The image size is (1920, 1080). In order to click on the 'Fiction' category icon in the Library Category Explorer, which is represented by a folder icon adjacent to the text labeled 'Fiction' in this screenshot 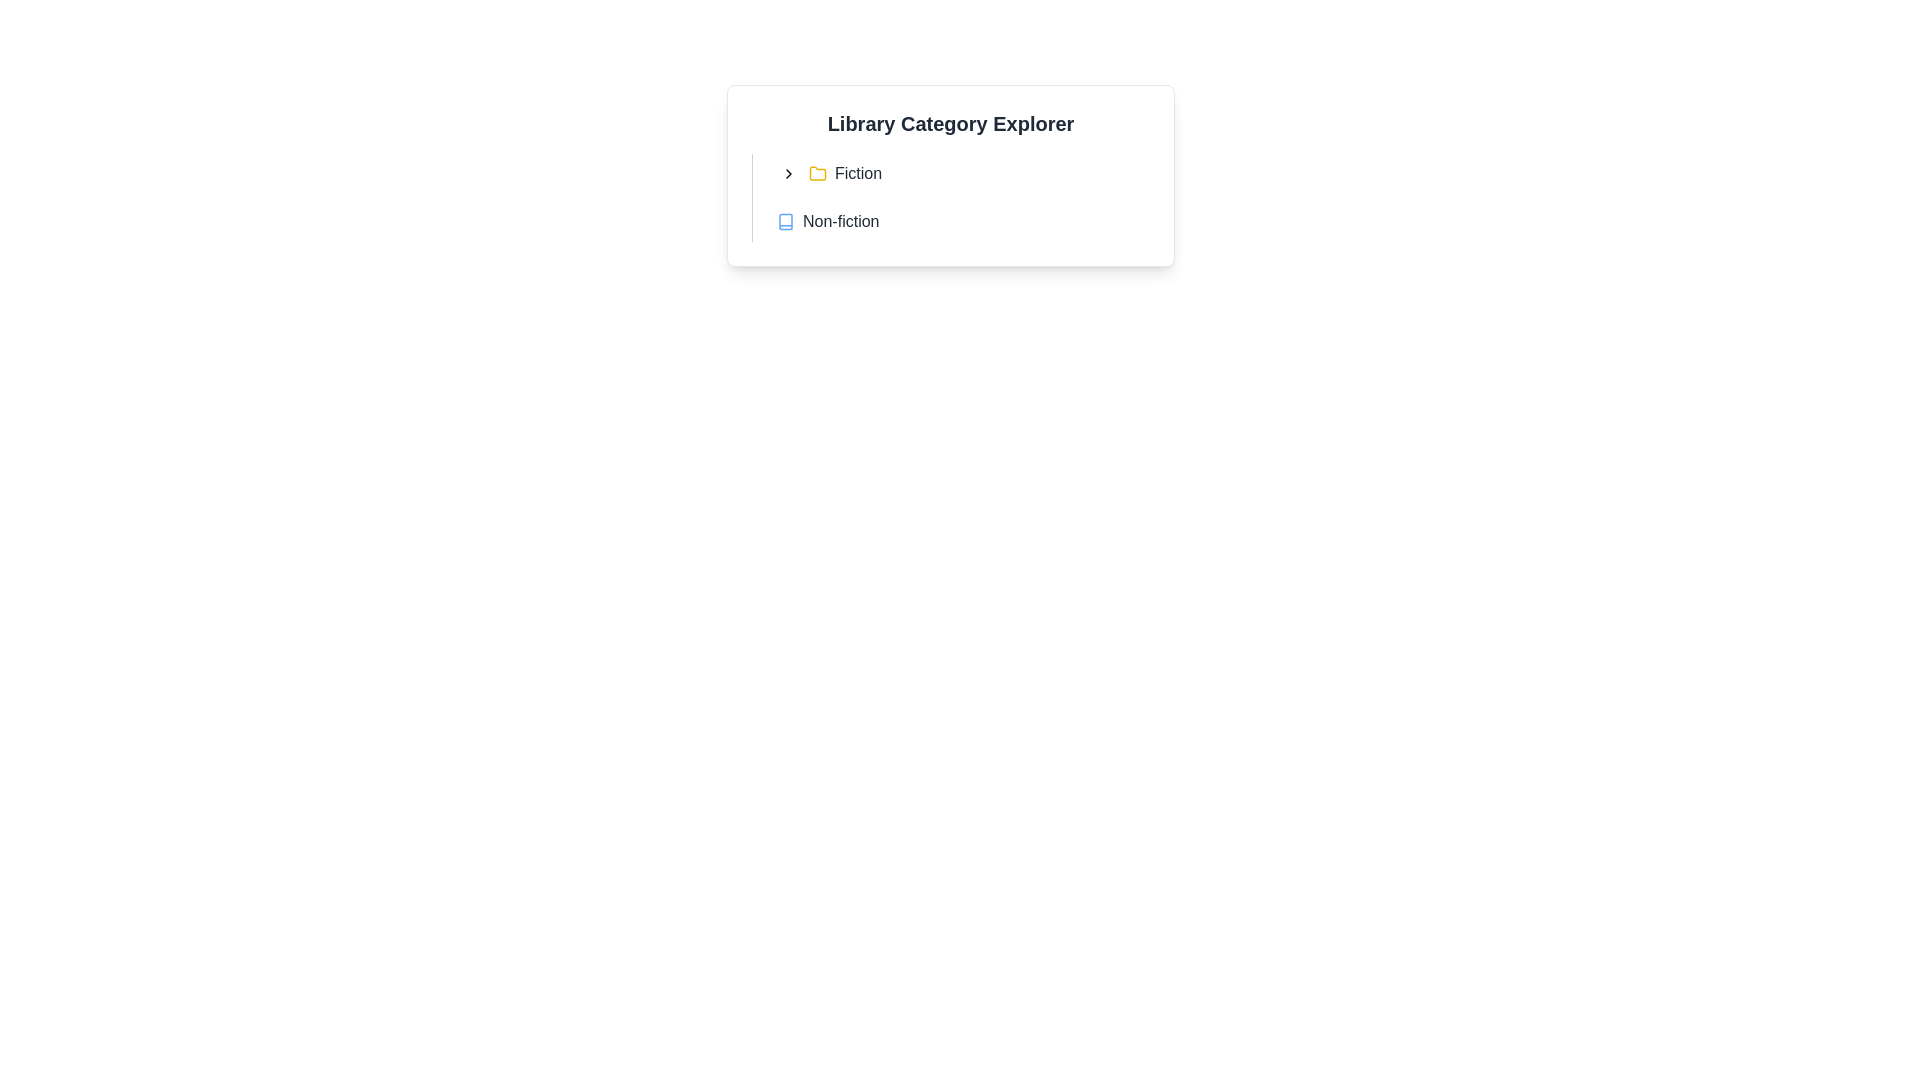, I will do `click(817, 172)`.